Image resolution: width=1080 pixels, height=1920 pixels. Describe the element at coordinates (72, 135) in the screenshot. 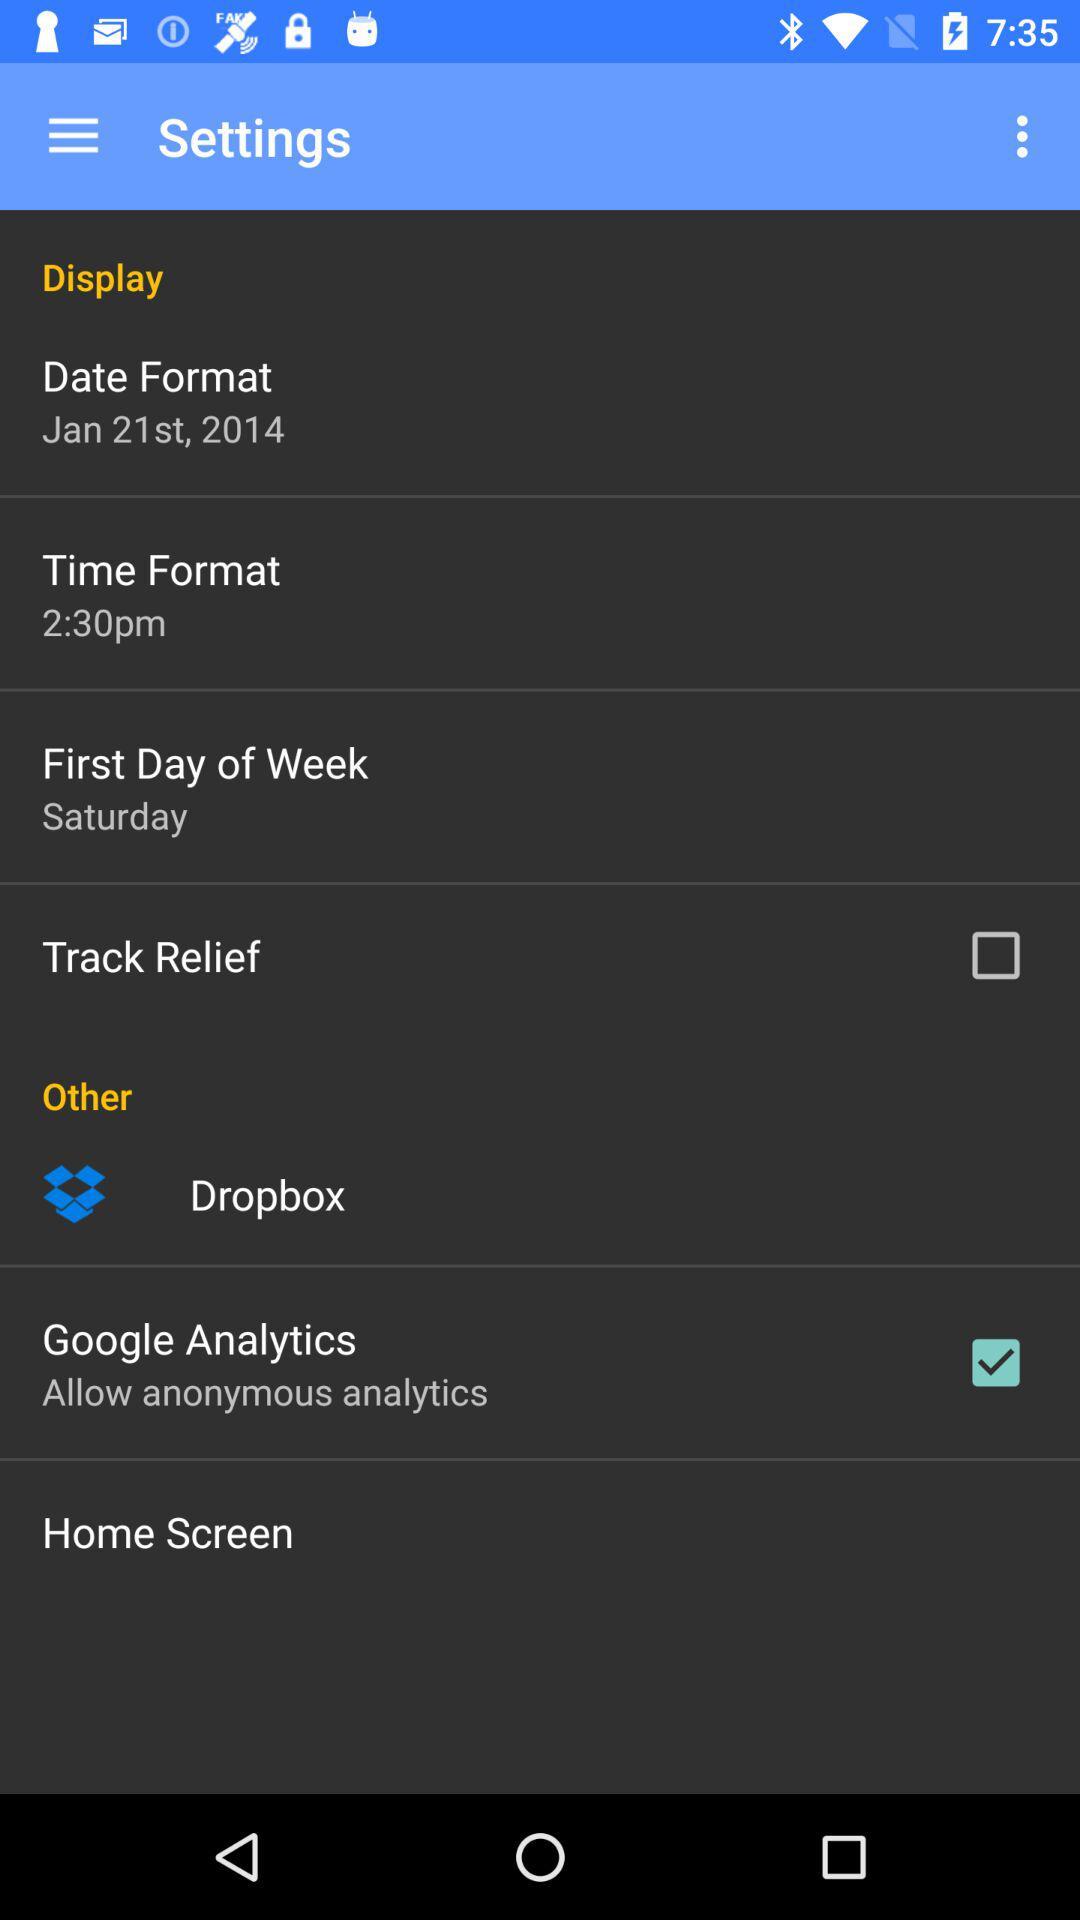

I see `the item next to settings app` at that location.